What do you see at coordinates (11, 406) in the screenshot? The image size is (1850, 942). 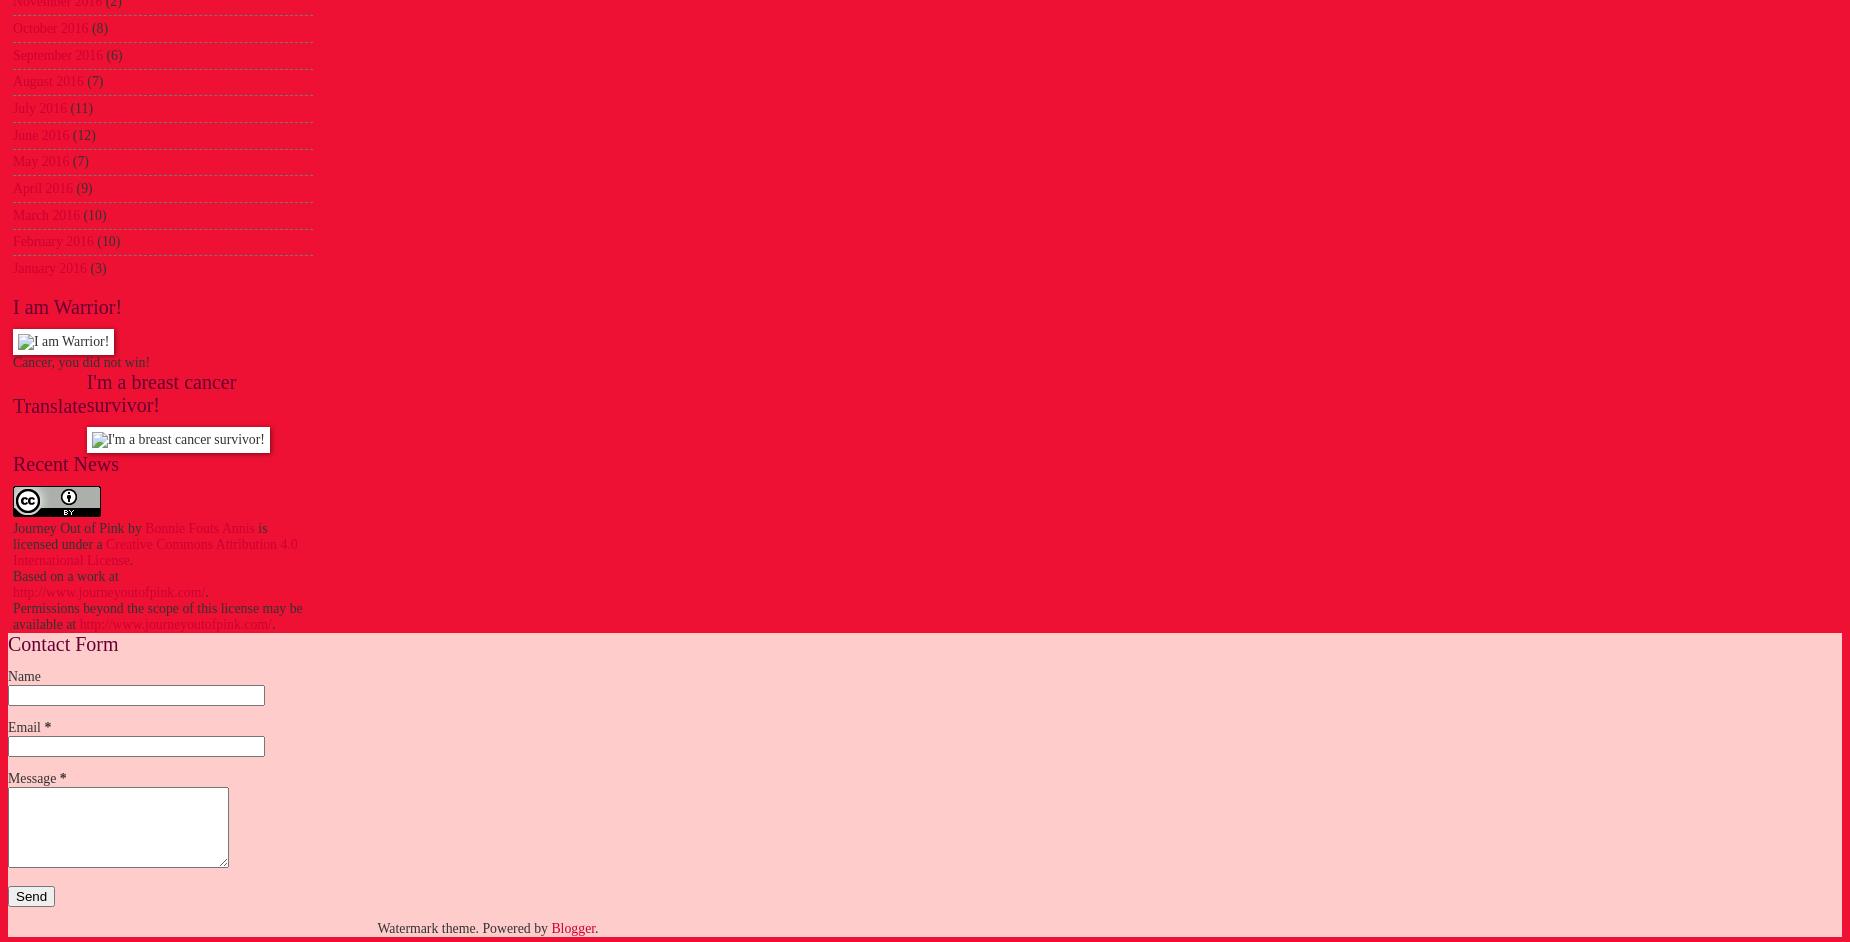 I see `'Translate'` at bounding box center [11, 406].